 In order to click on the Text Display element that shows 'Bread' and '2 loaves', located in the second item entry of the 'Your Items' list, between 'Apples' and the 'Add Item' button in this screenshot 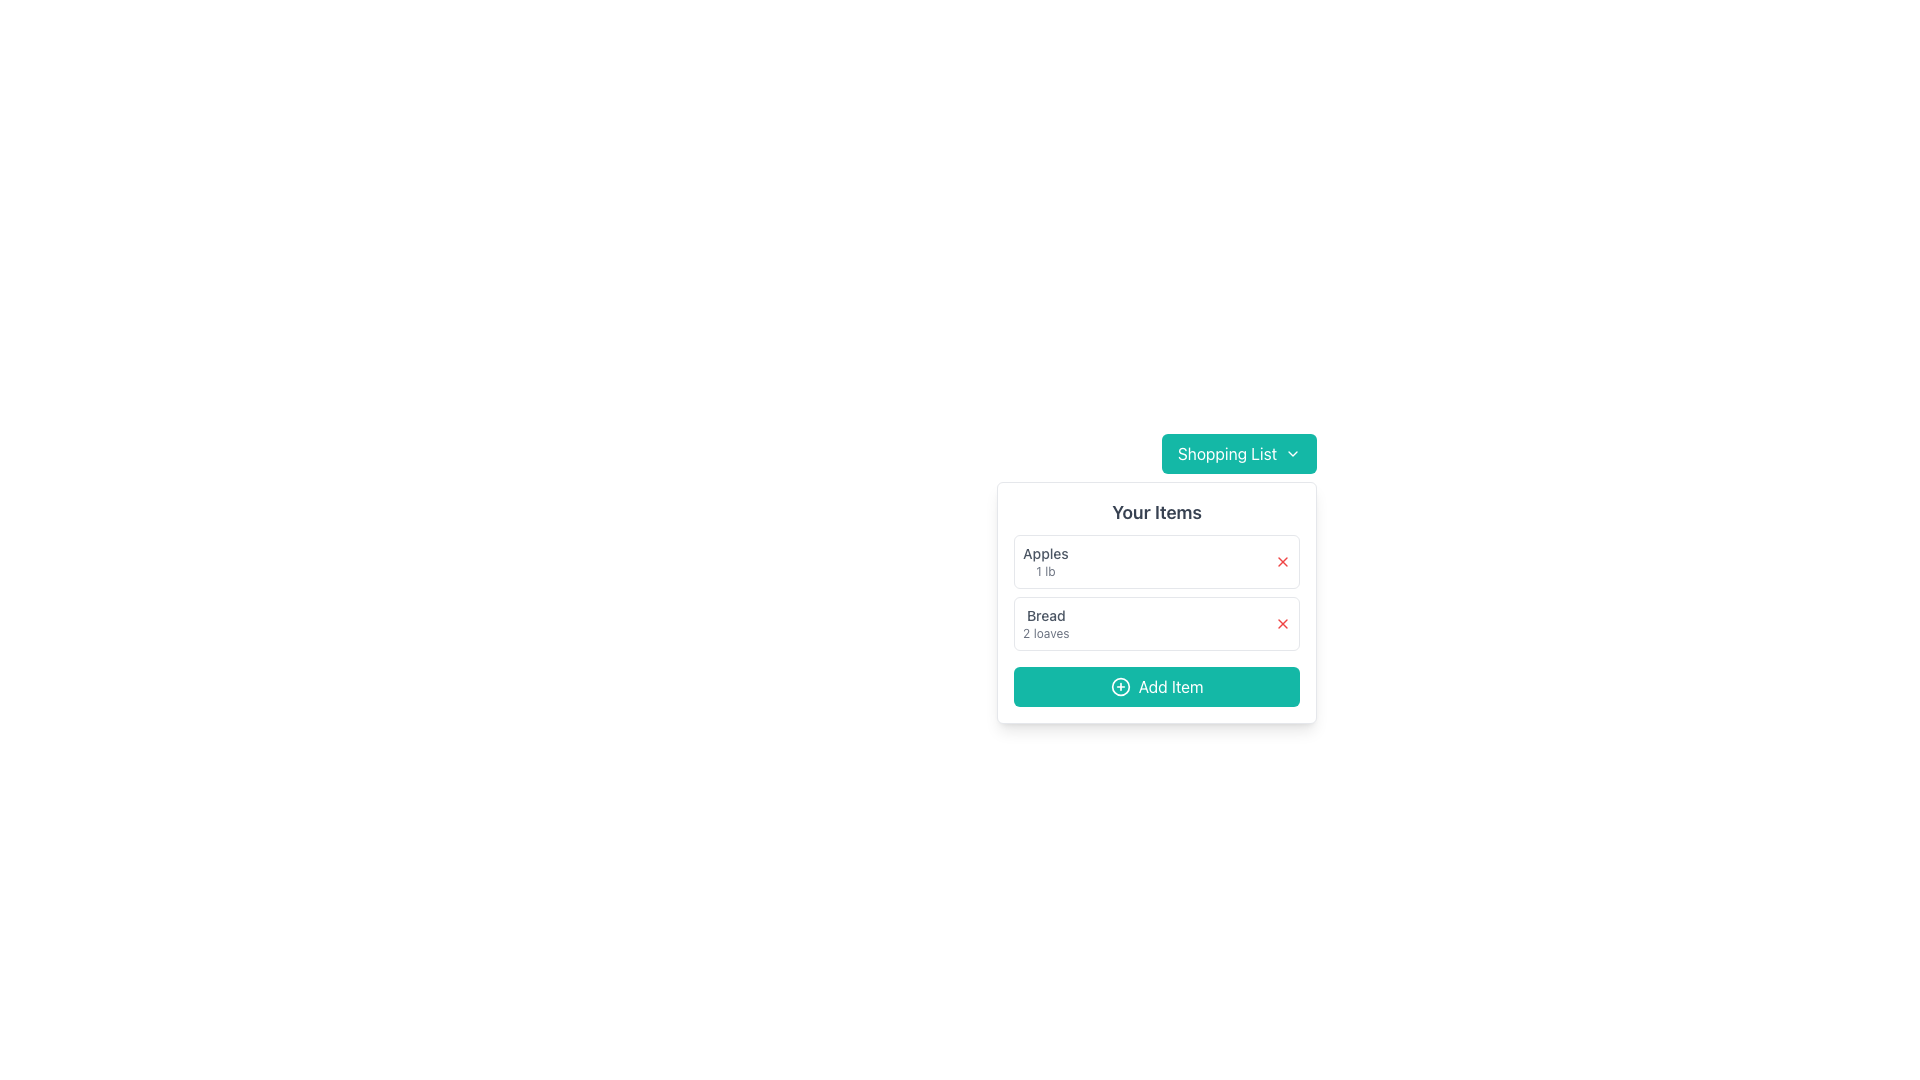, I will do `click(1045, 623)`.